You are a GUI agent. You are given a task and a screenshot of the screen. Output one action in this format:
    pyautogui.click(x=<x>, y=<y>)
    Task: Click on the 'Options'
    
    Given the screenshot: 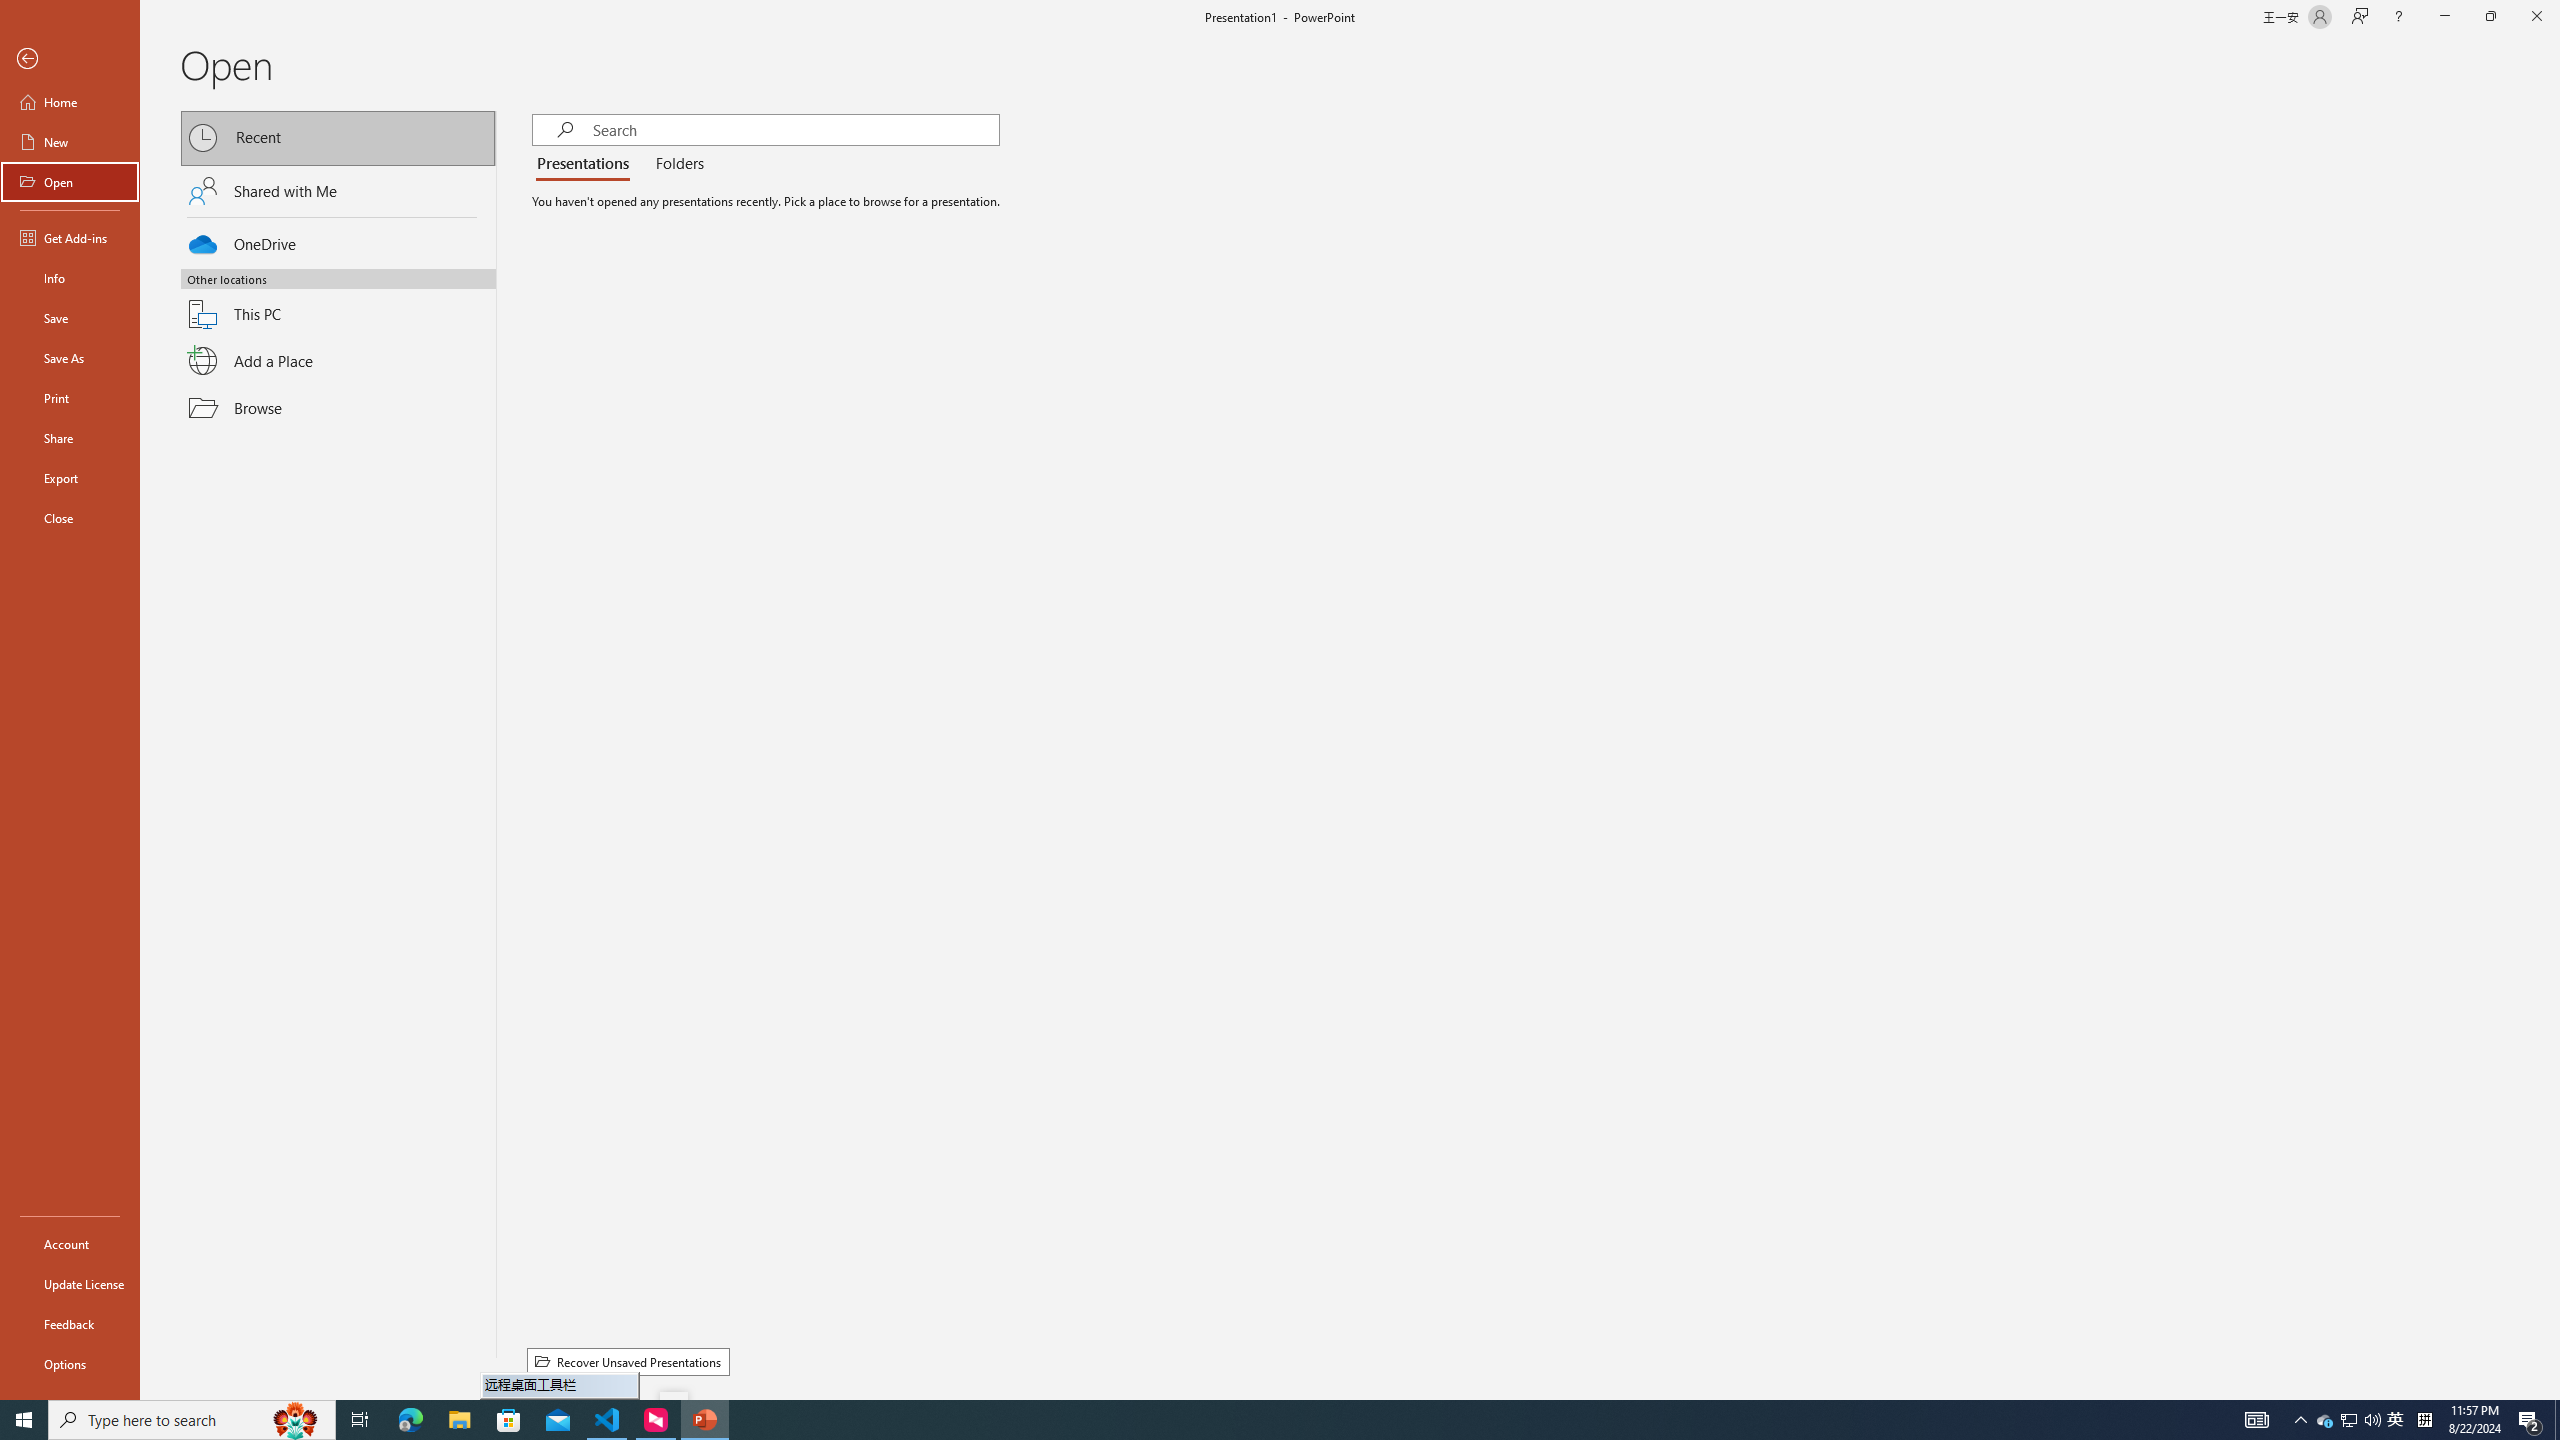 What is the action you would take?
    pyautogui.click(x=69, y=1363)
    